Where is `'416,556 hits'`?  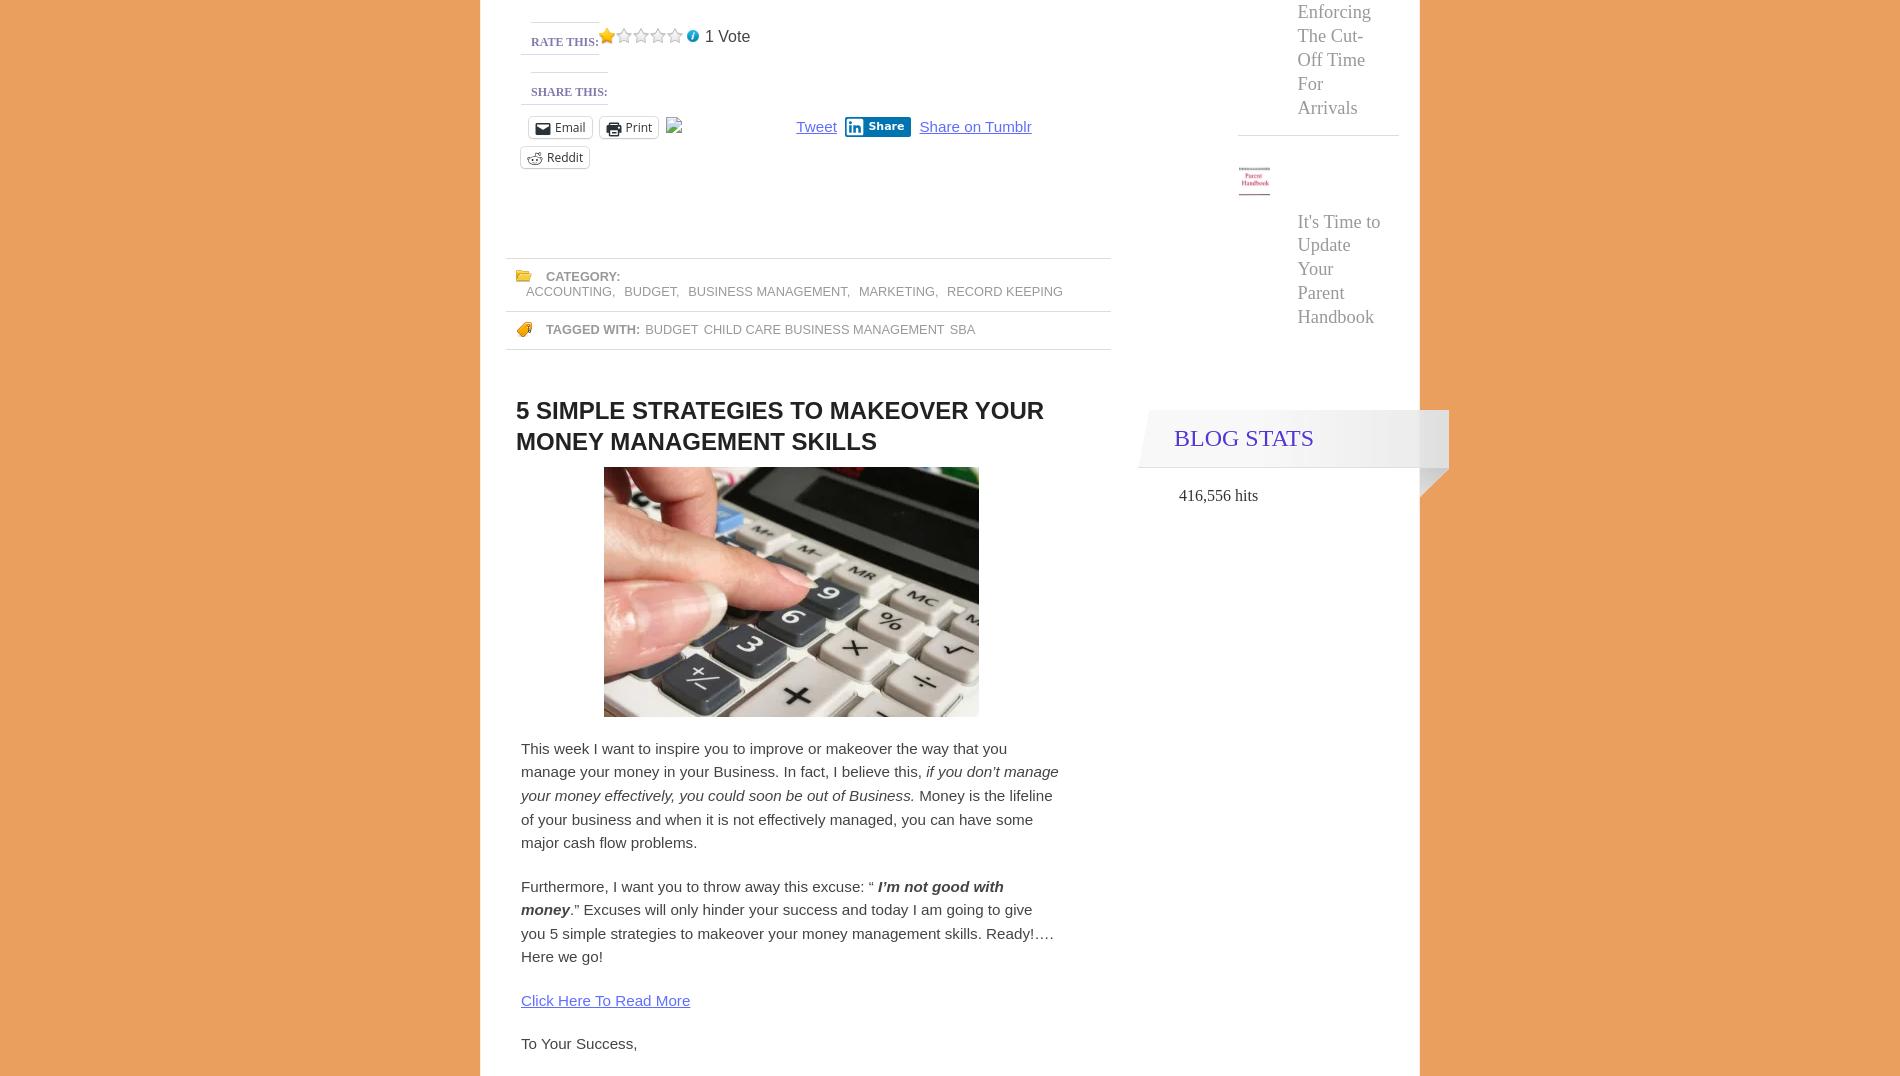
'416,556 hits' is located at coordinates (1217, 495).